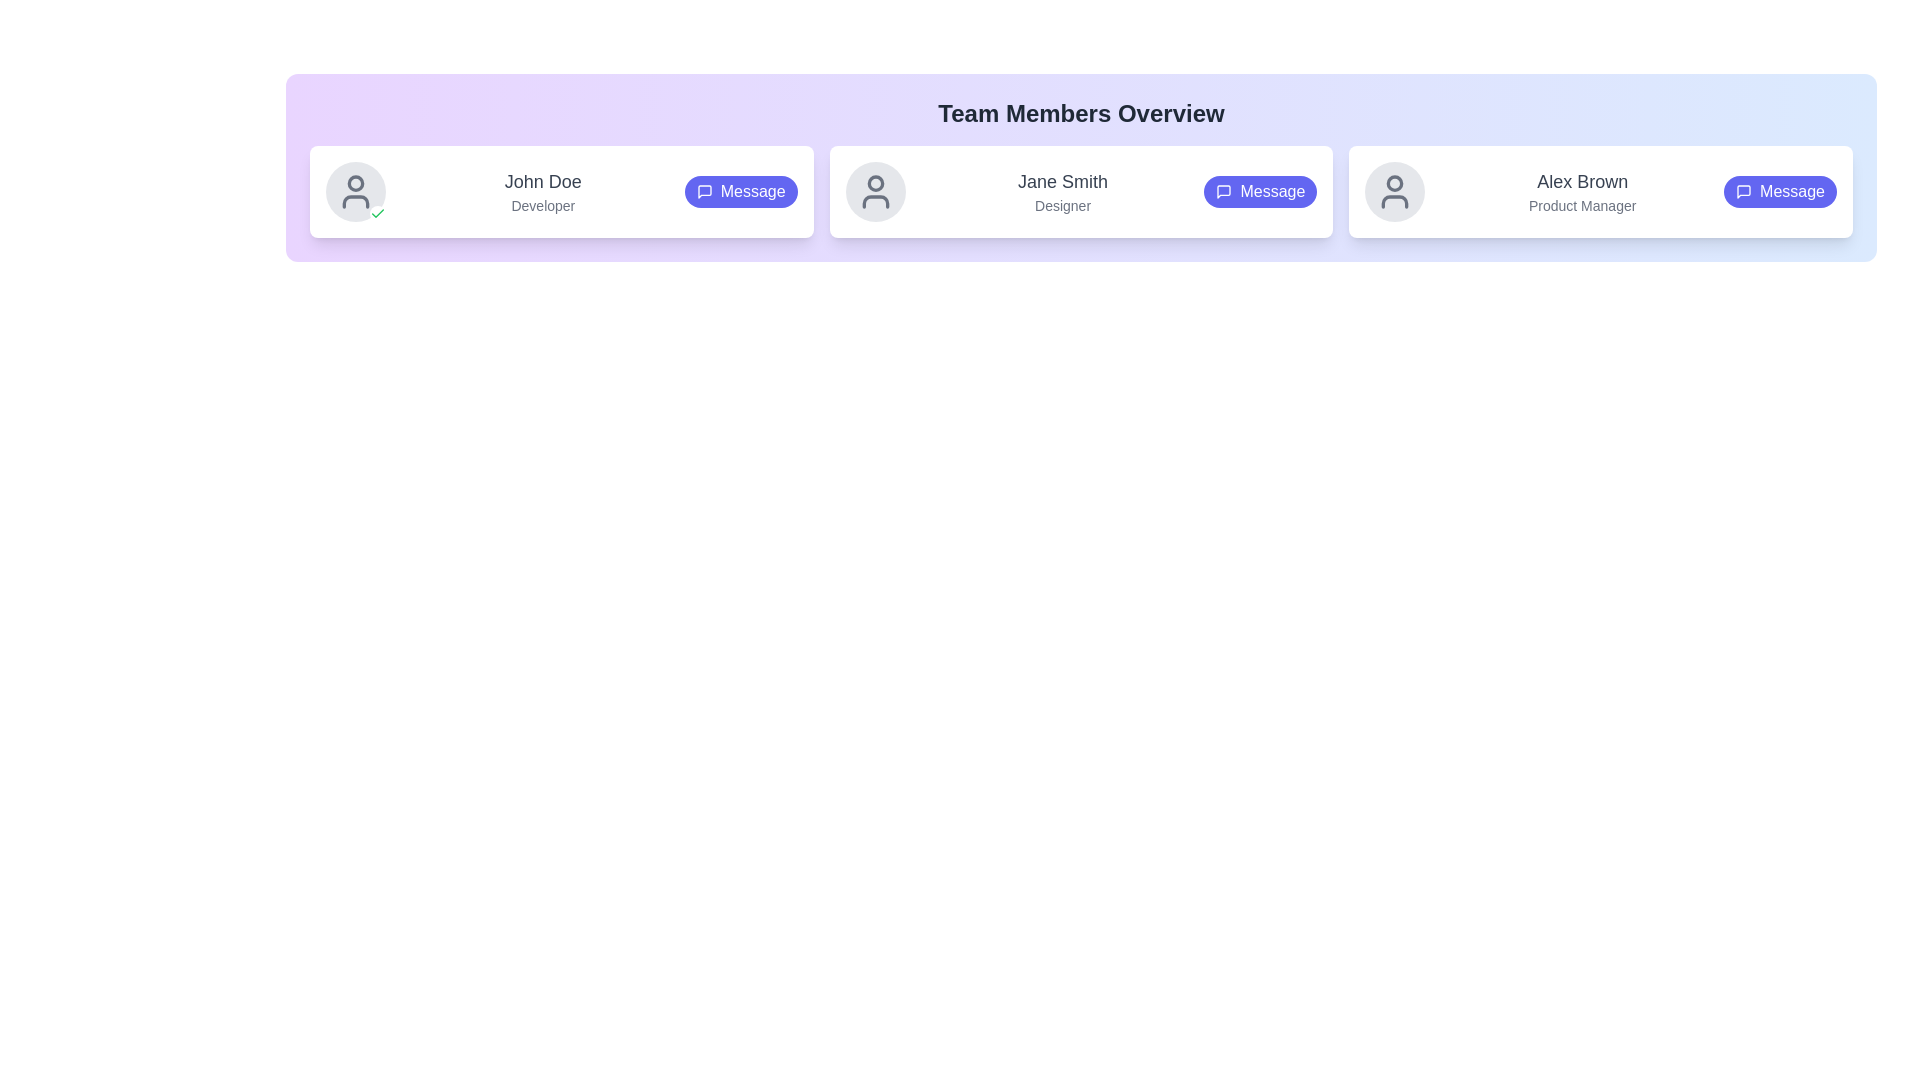 This screenshot has width=1920, height=1080. Describe the element at coordinates (704, 192) in the screenshot. I see `the SVG icon associated with the 'Message' label in the first user card for 'John Doe'` at that location.